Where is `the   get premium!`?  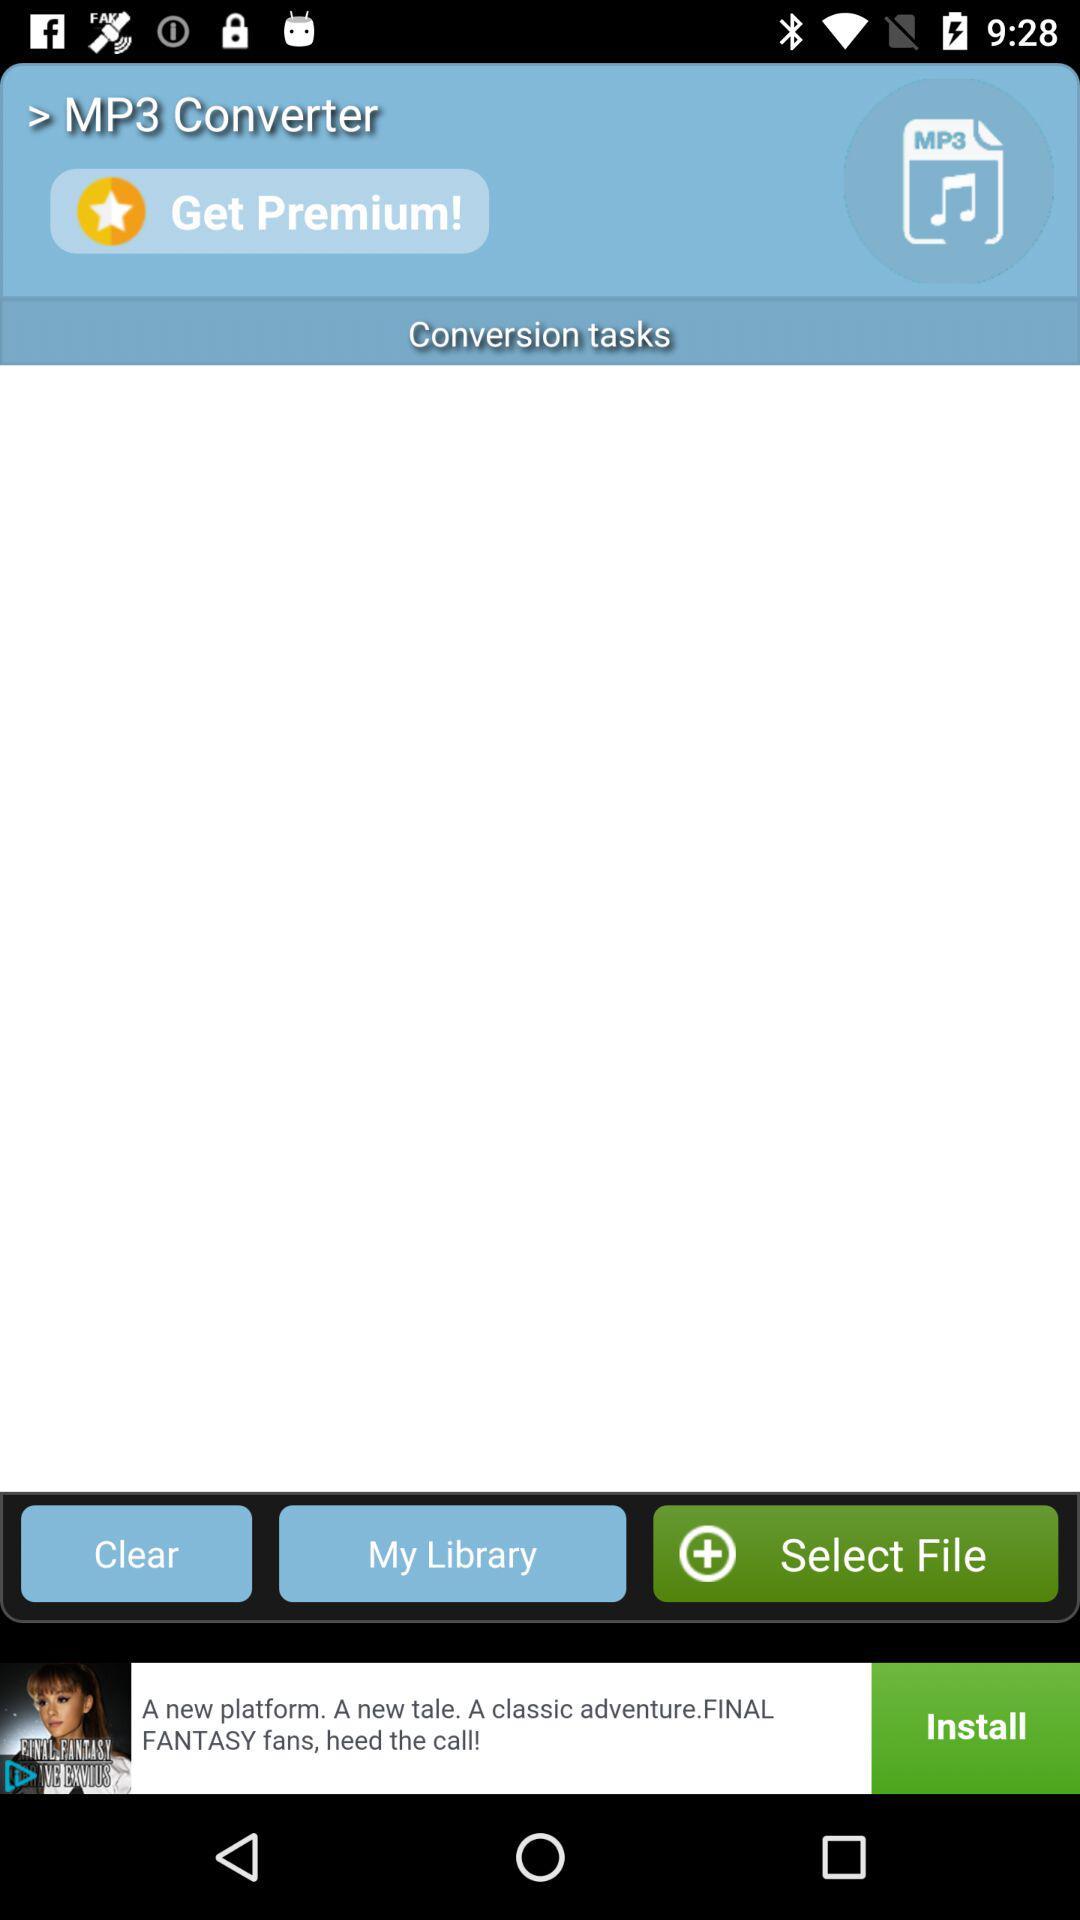
the   get premium! is located at coordinates (268, 211).